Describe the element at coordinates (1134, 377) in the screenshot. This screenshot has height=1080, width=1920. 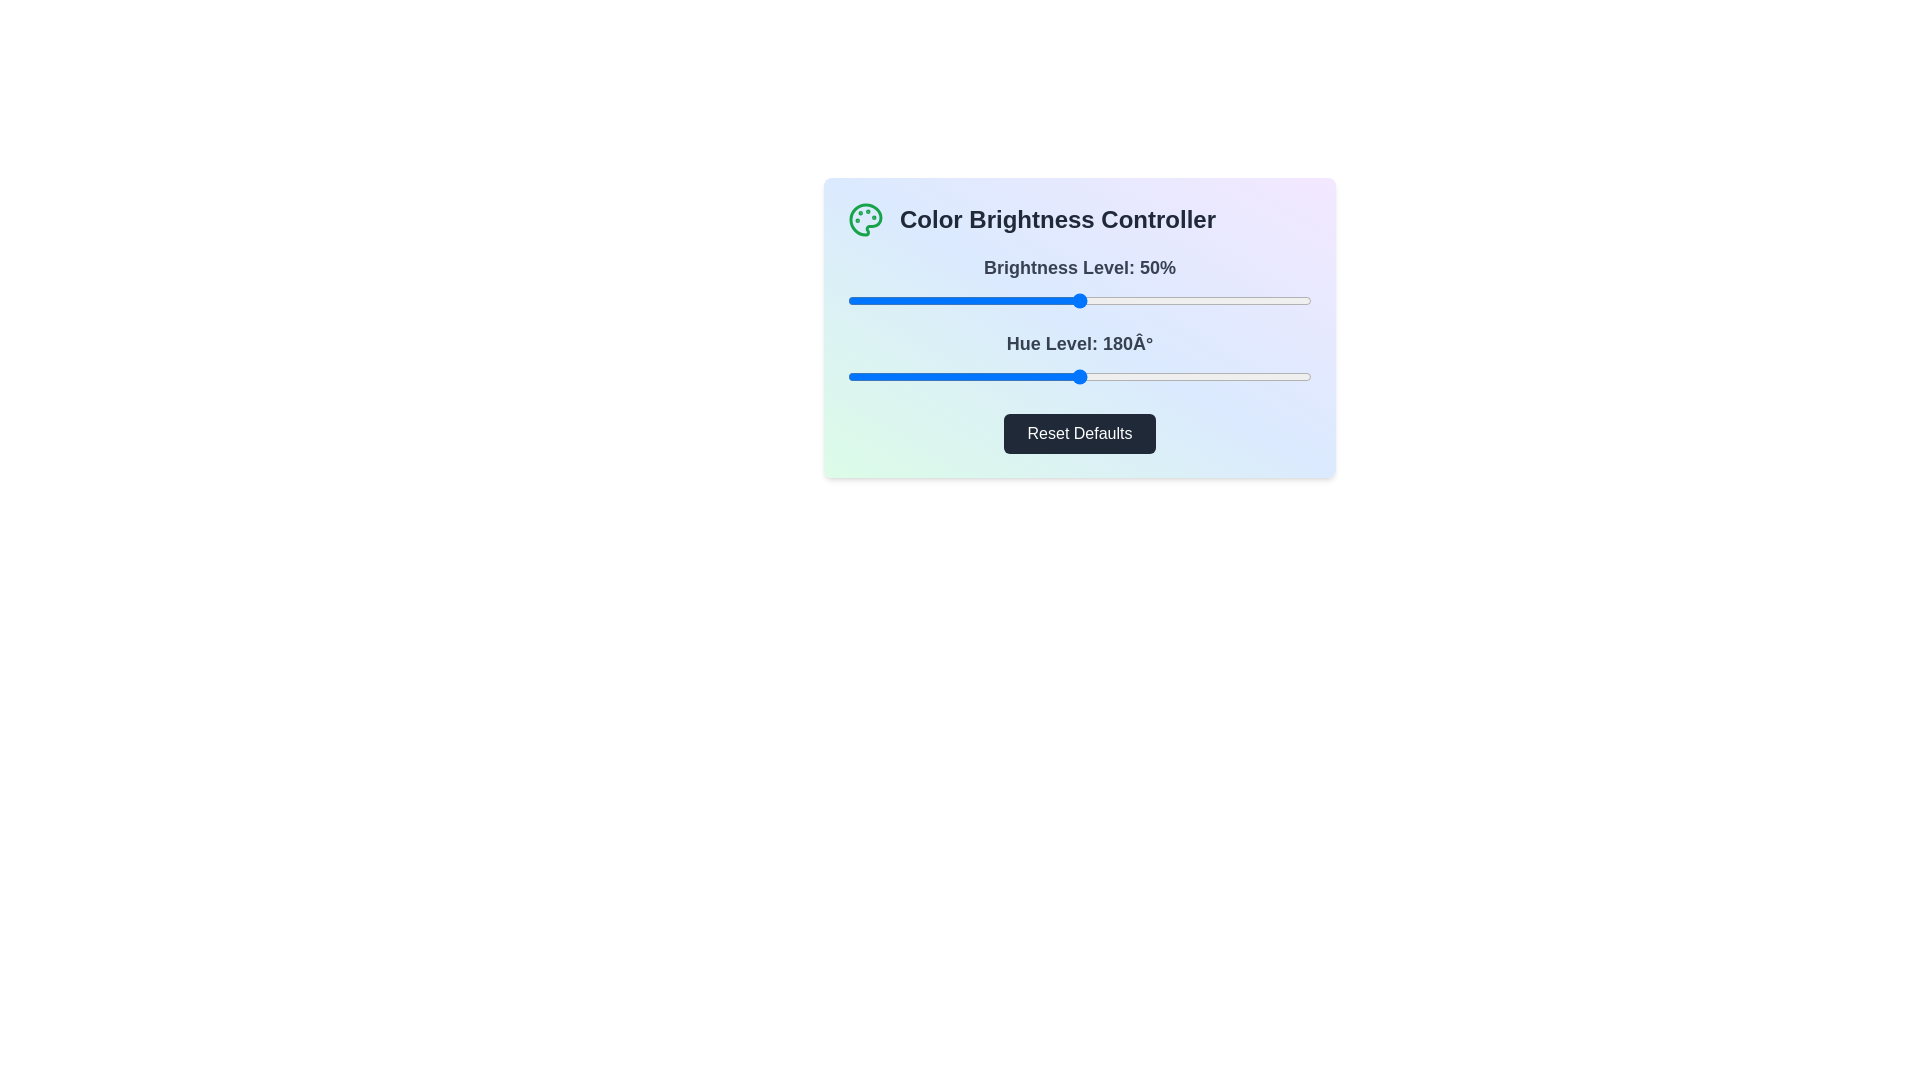
I see `the hue level to 222° by interacting with the hue slider` at that location.